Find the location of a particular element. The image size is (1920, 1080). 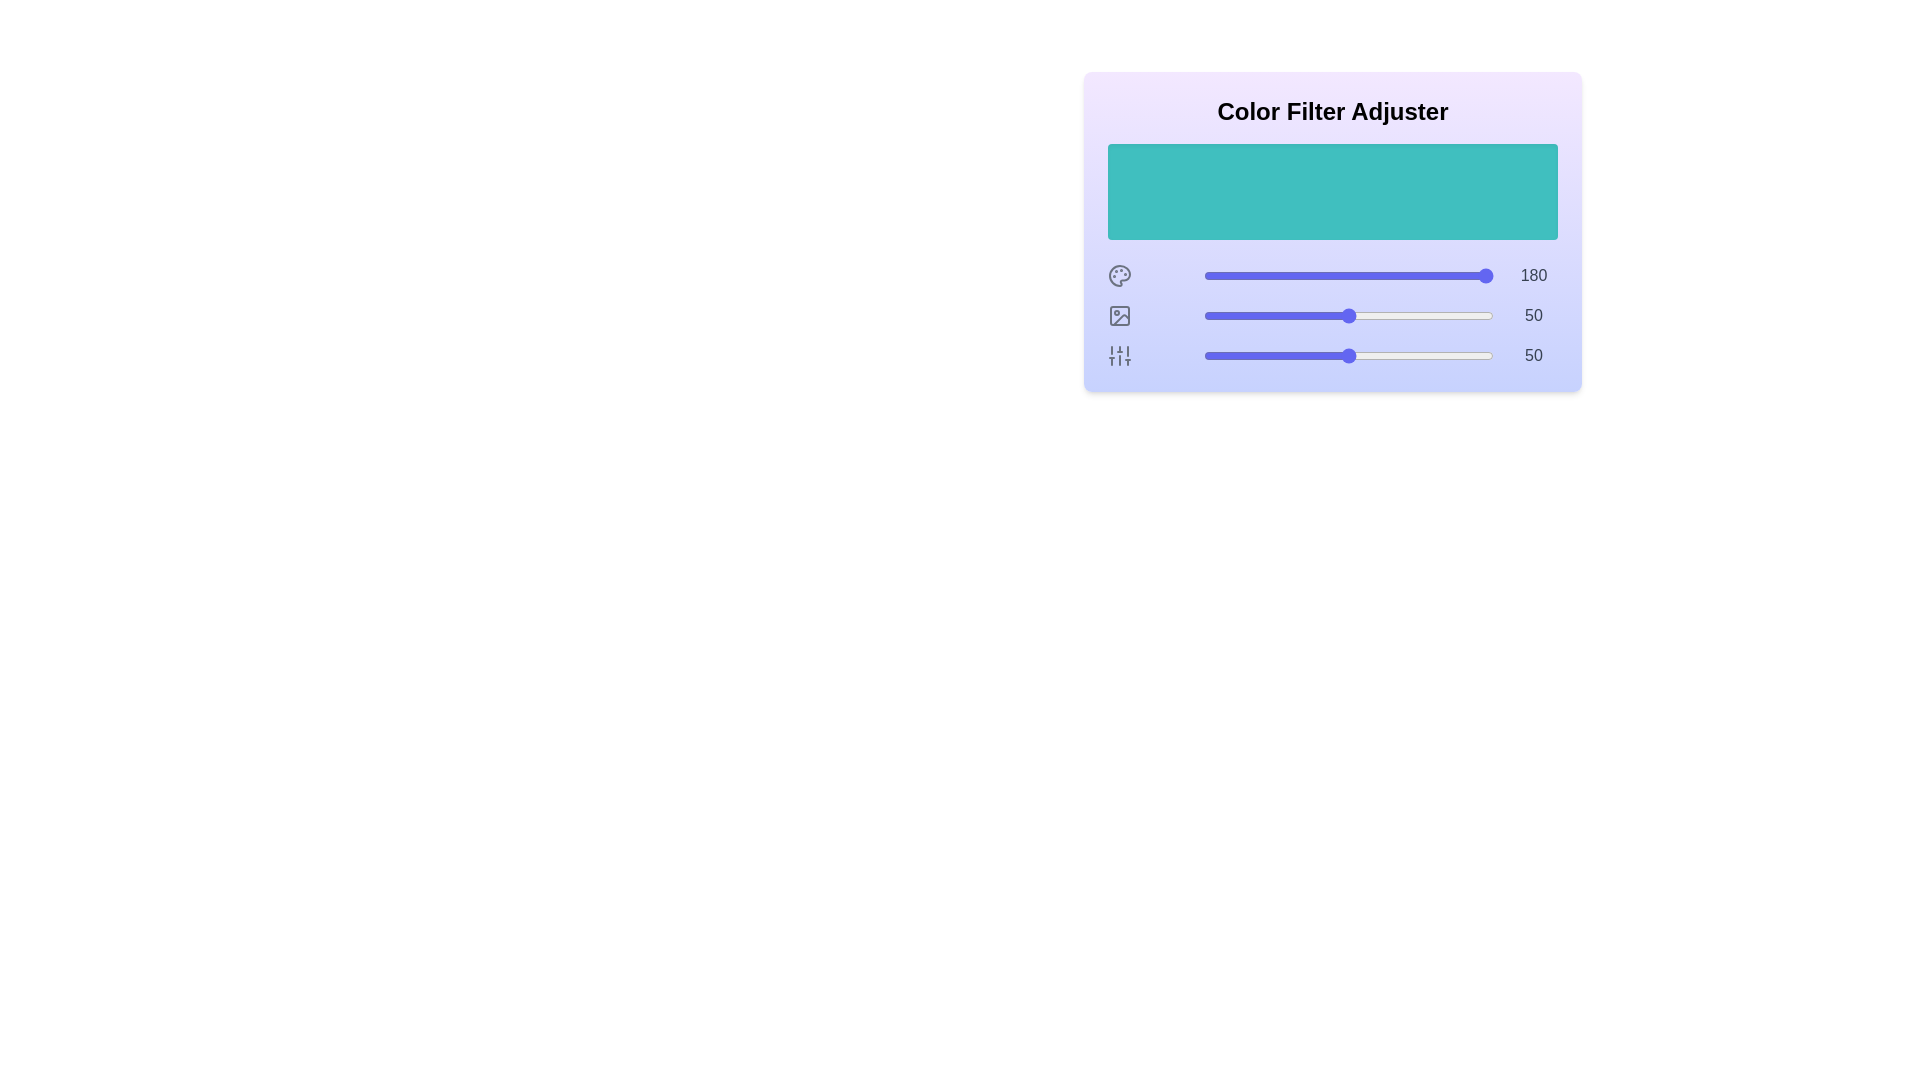

the icon associated with the slider for Hue adjustment is located at coordinates (1118, 276).